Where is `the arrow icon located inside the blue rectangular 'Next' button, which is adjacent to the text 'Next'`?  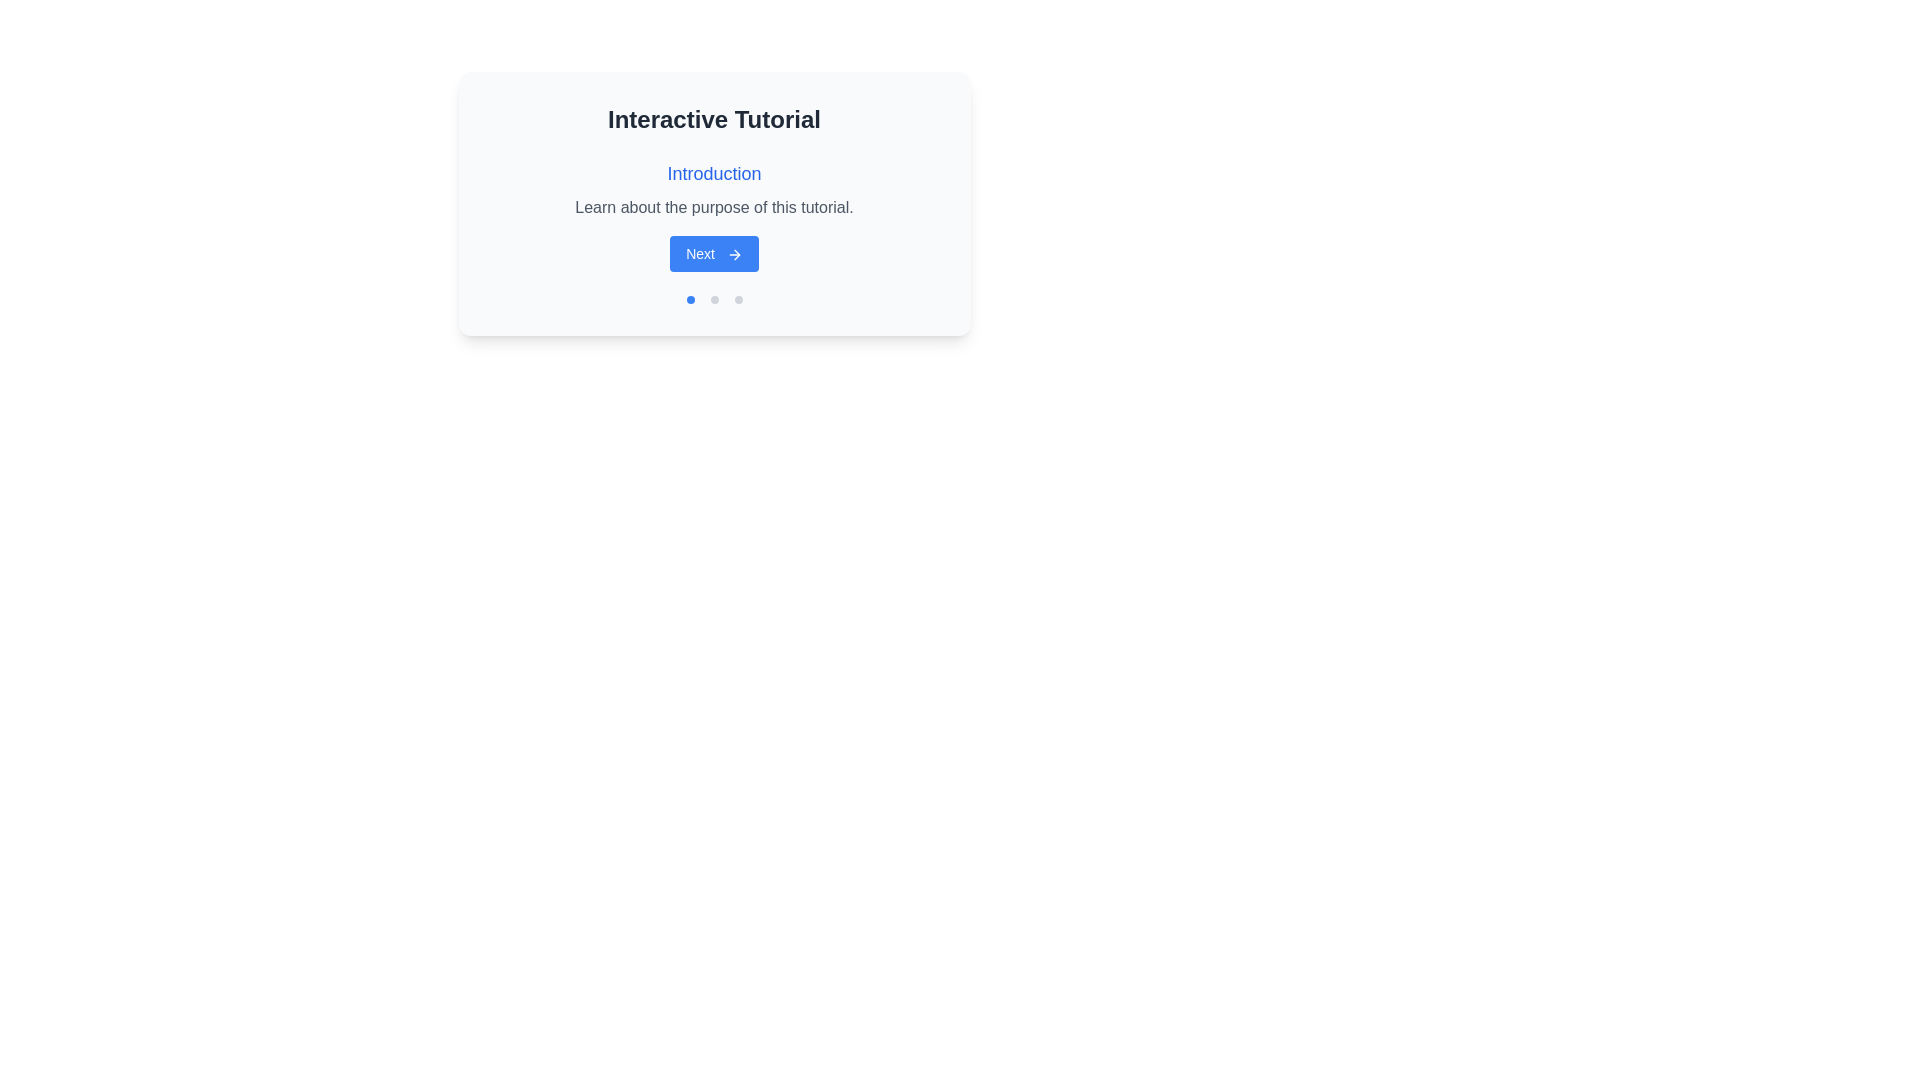
the arrow icon located inside the blue rectangular 'Next' button, which is adjacent to the text 'Next' is located at coordinates (733, 254).